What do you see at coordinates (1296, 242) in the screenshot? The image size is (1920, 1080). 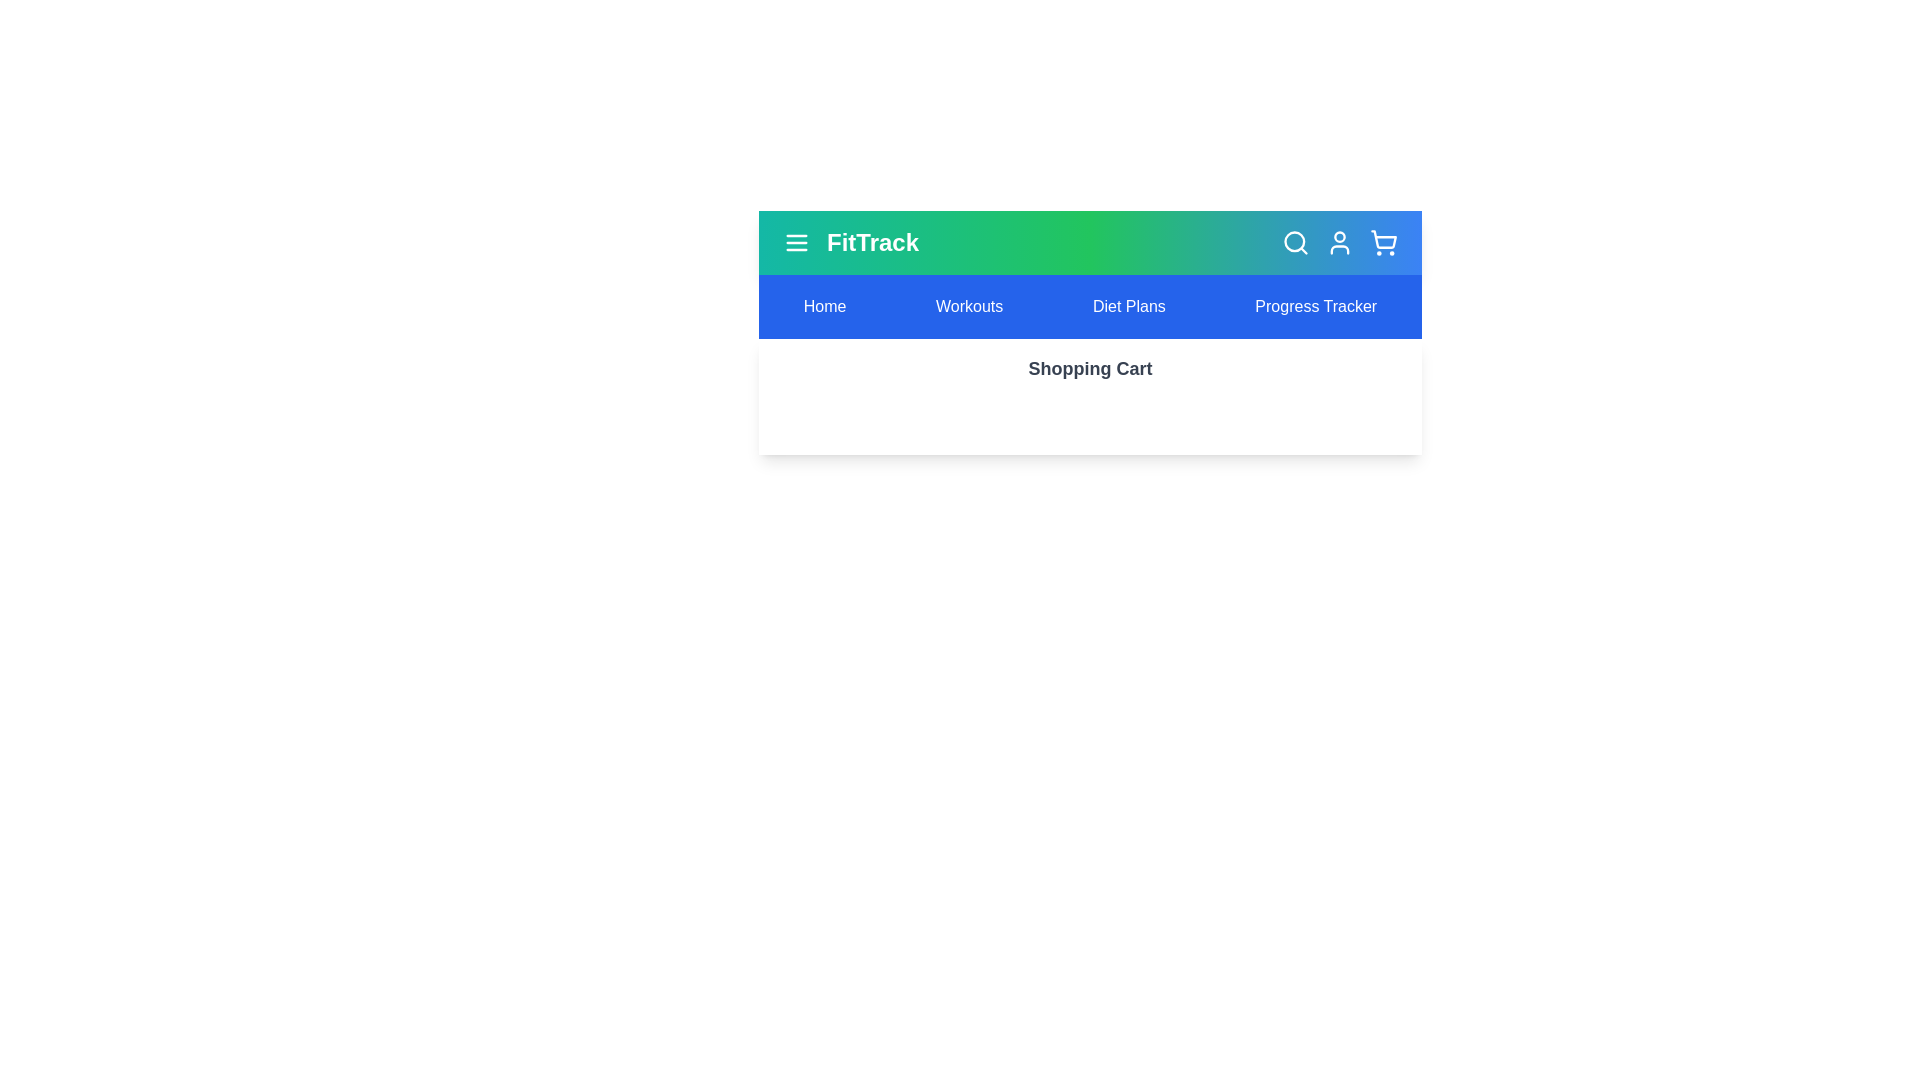 I see `the search icon to initiate a search` at bounding box center [1296, 242].